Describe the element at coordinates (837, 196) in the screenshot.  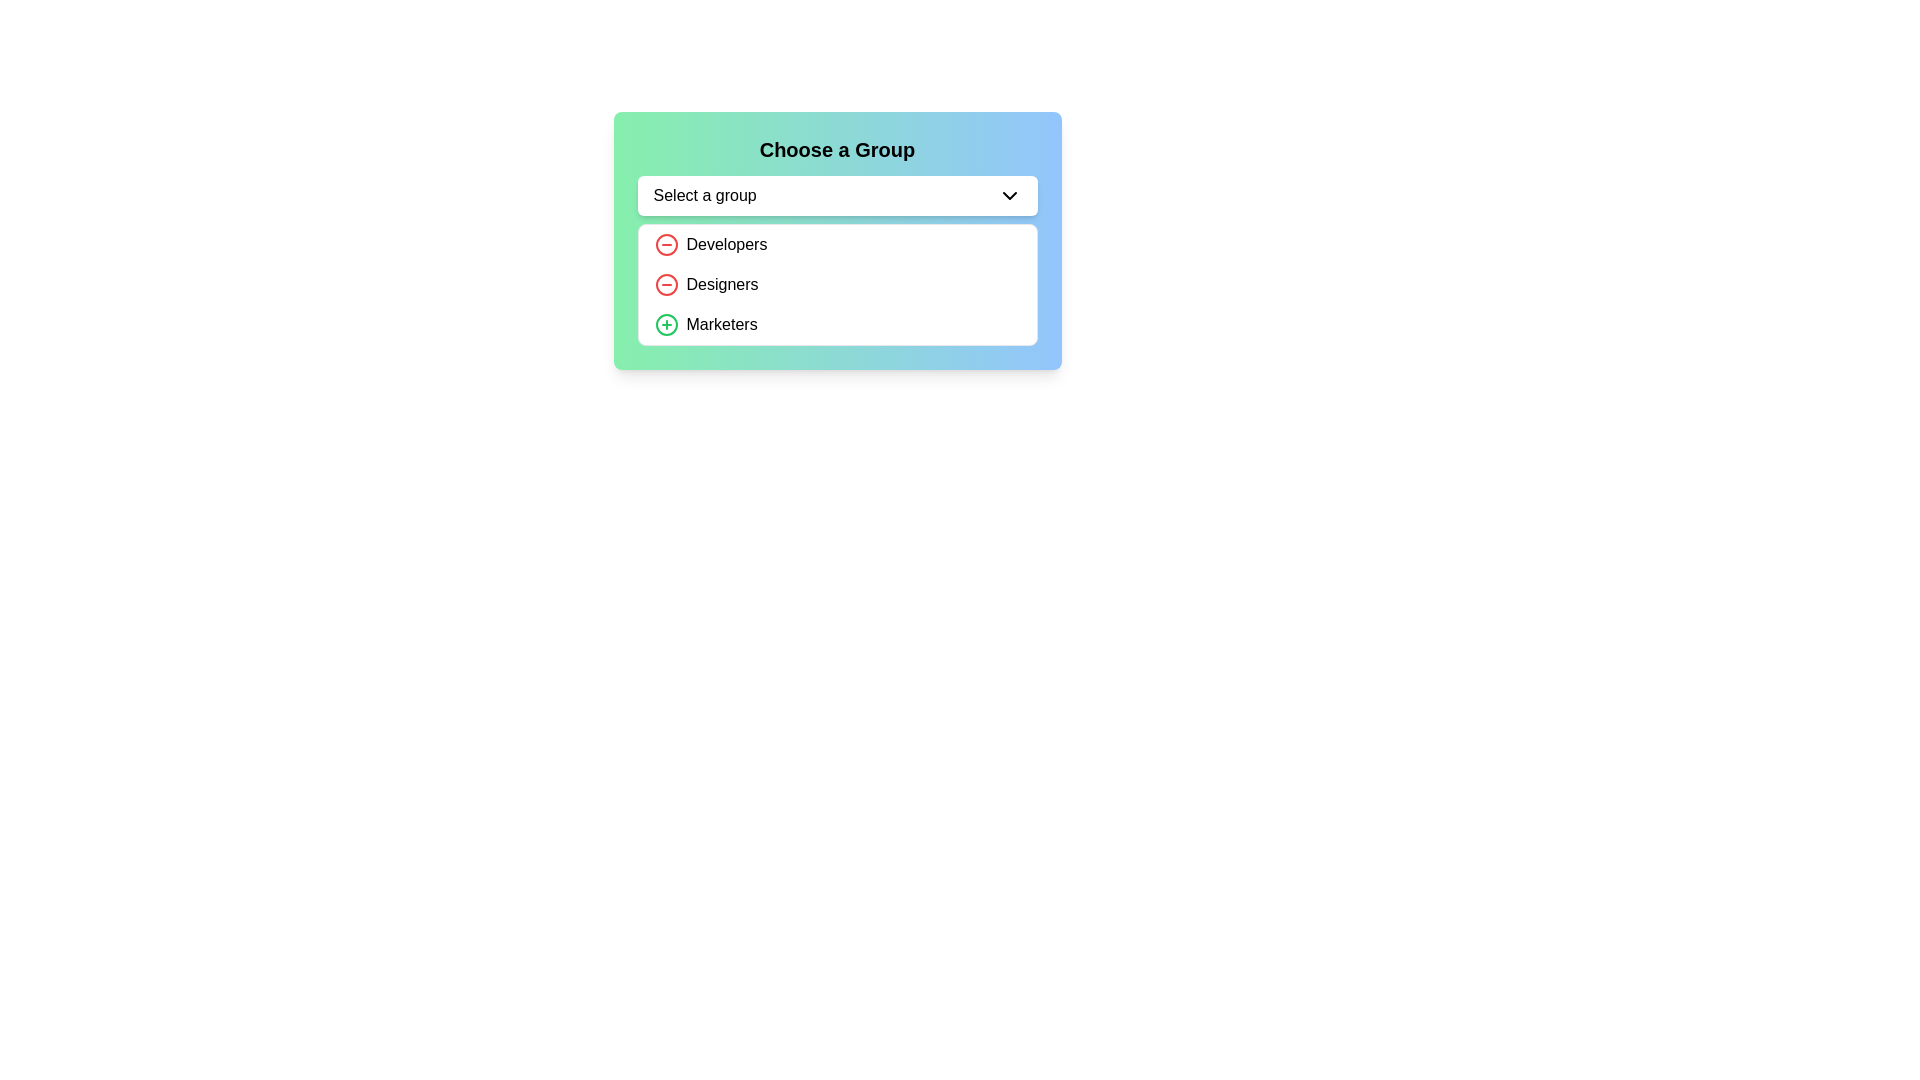
I see `the Dropdown menu trigger located beneath the title 'Choose a Group' to indicate focus` at that location.